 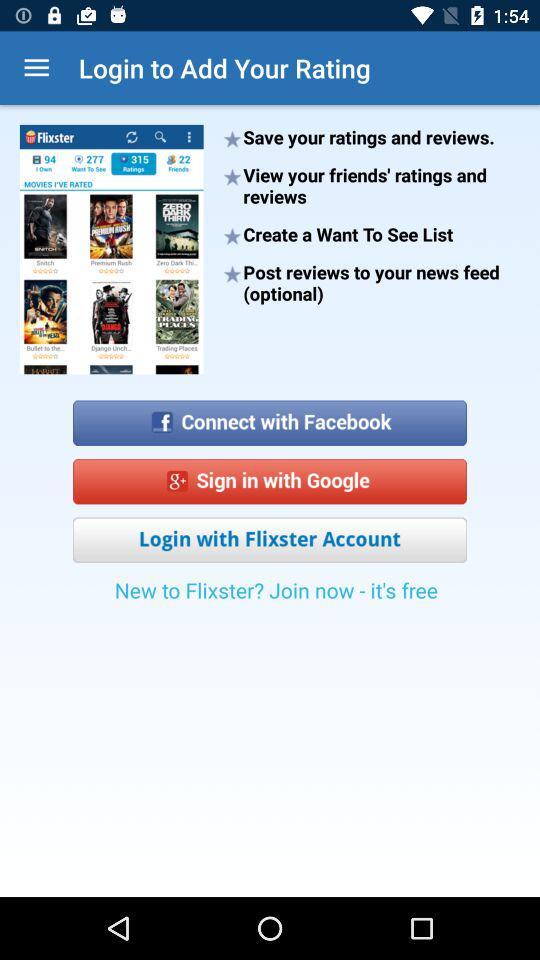 What do you see at coordinates (270, 480) in the screenshot?
I see `sign in` at bounding box center [270, 480].